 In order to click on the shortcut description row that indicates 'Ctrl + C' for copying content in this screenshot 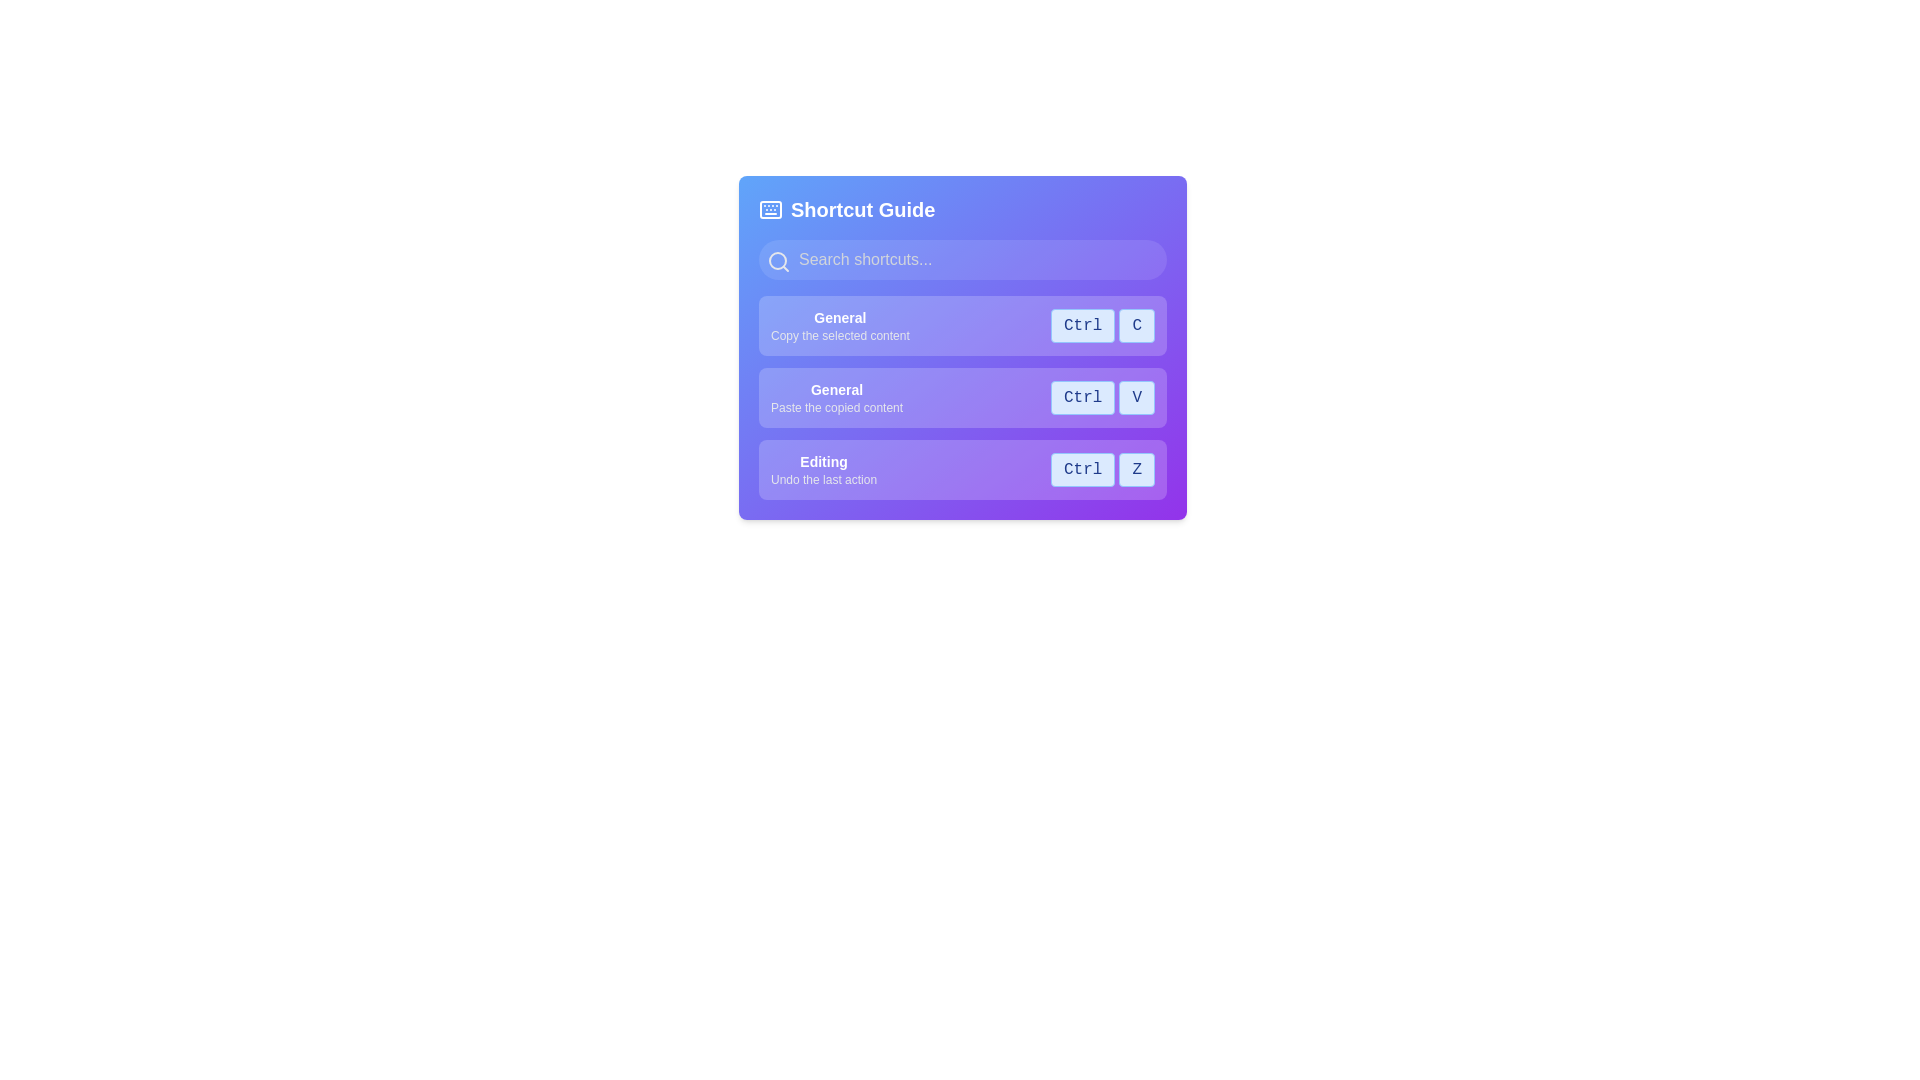, I will do `click(963, 325)`.